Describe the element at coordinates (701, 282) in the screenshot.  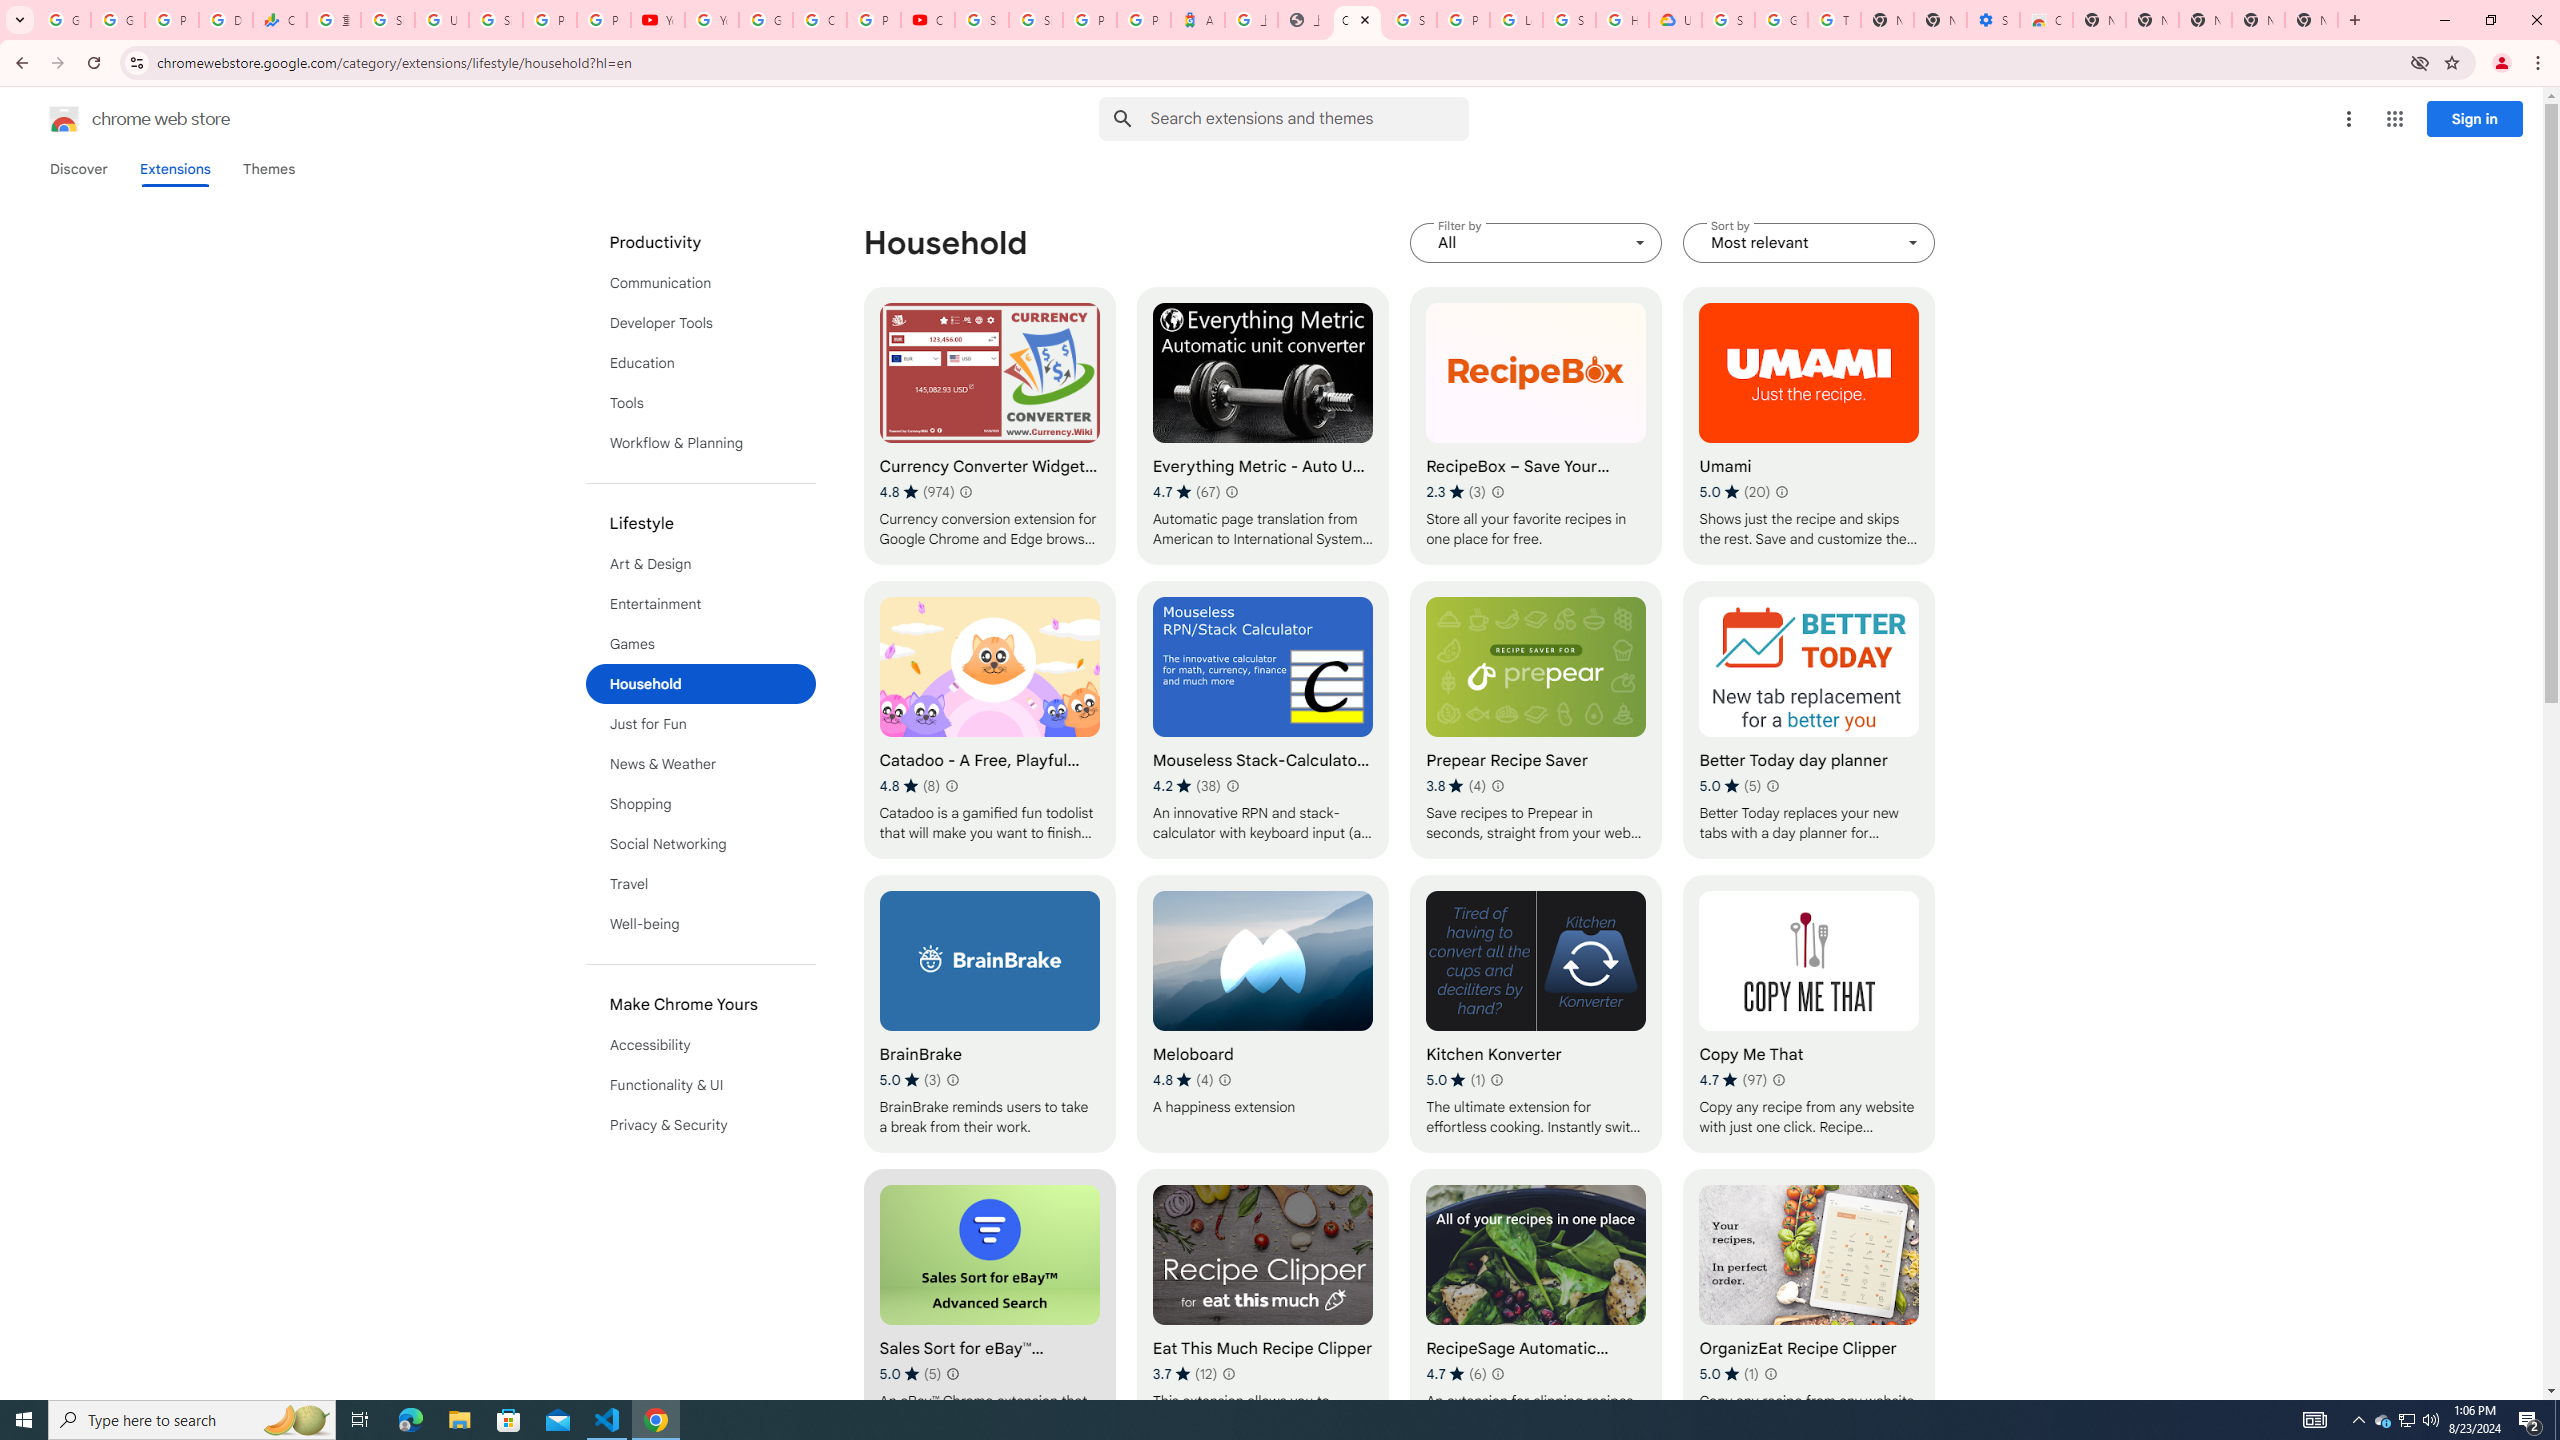
I see `'Communication'` at that location.